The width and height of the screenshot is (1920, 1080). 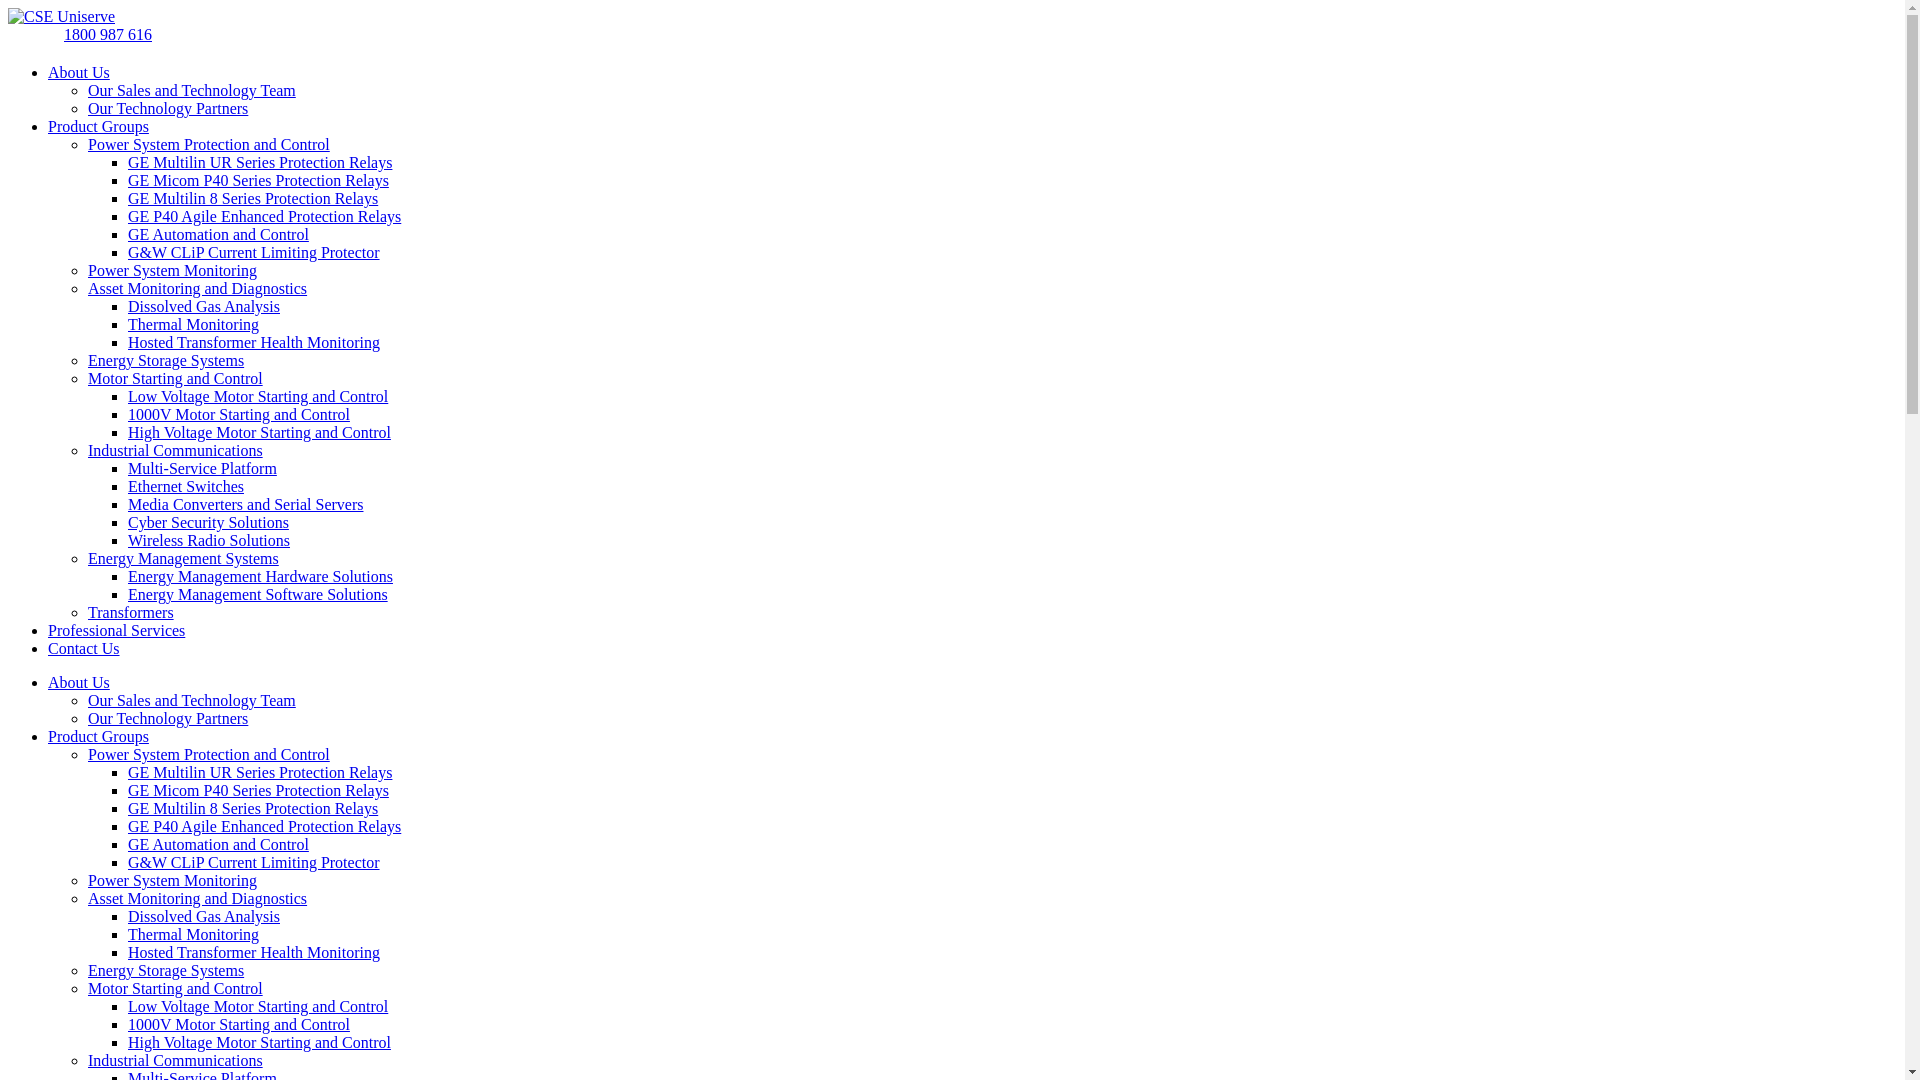 I want to click on 'Ethernet Switches', so click(x=186, y=486).